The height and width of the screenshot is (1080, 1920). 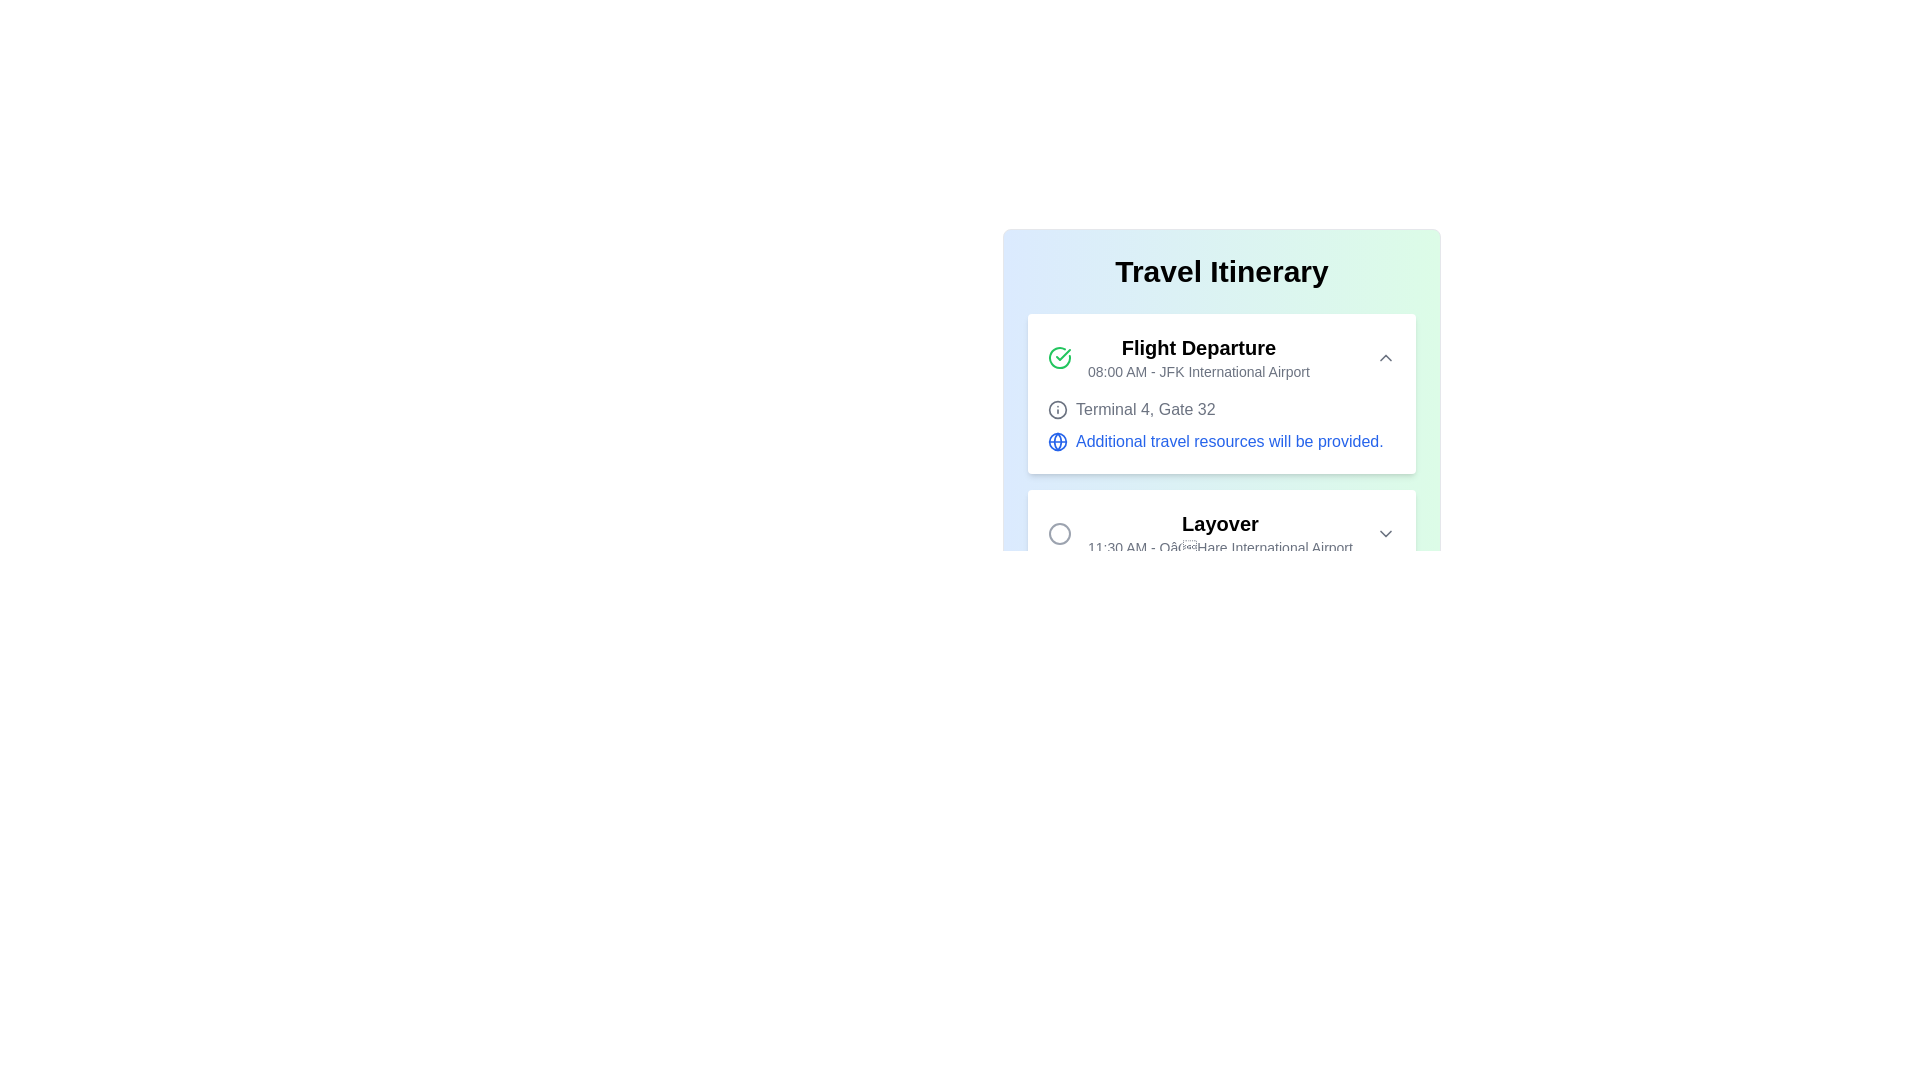 I want to click on the circular orbit icon representing global travel resources located in the 'Flight Departure' section of the 'Travel Itinerary' card, so click(x=1056, y=441).